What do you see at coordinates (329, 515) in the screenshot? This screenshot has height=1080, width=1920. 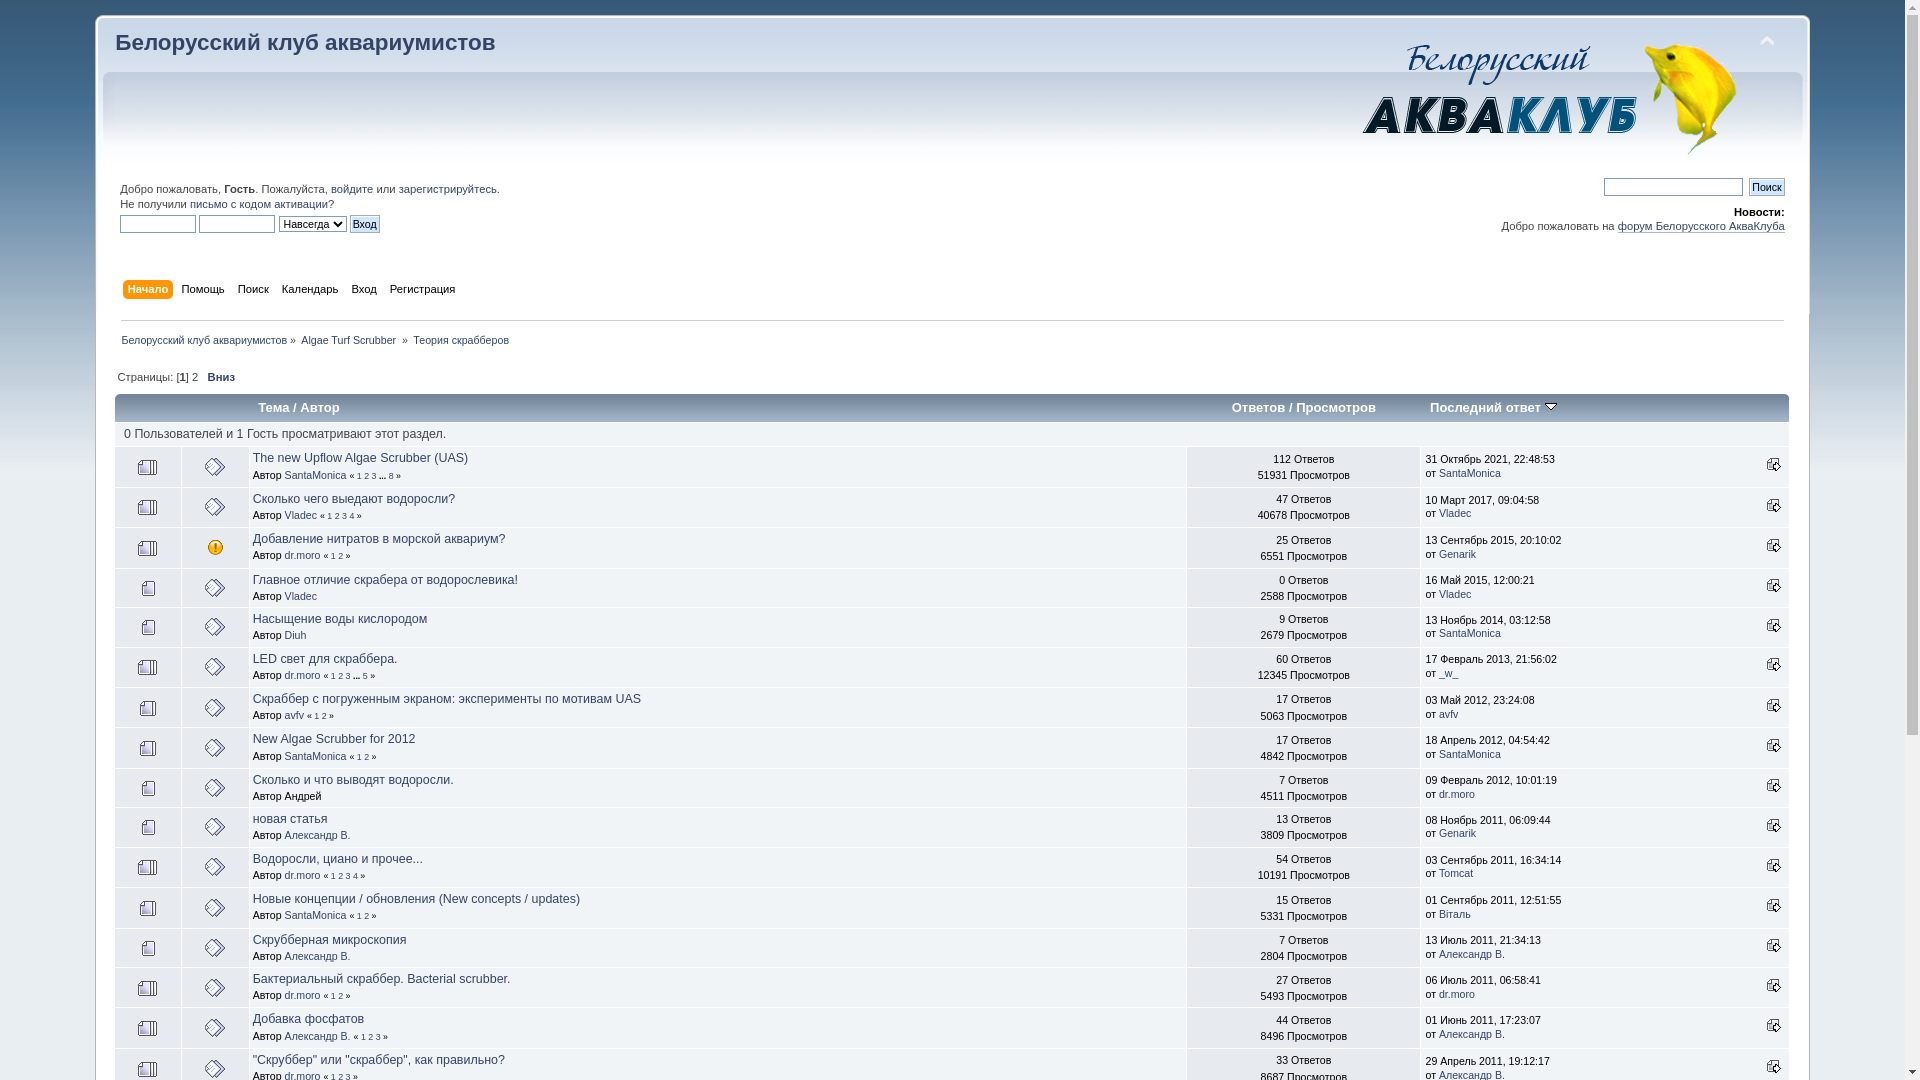 I see `'1'` at bounding box center [329, 515].